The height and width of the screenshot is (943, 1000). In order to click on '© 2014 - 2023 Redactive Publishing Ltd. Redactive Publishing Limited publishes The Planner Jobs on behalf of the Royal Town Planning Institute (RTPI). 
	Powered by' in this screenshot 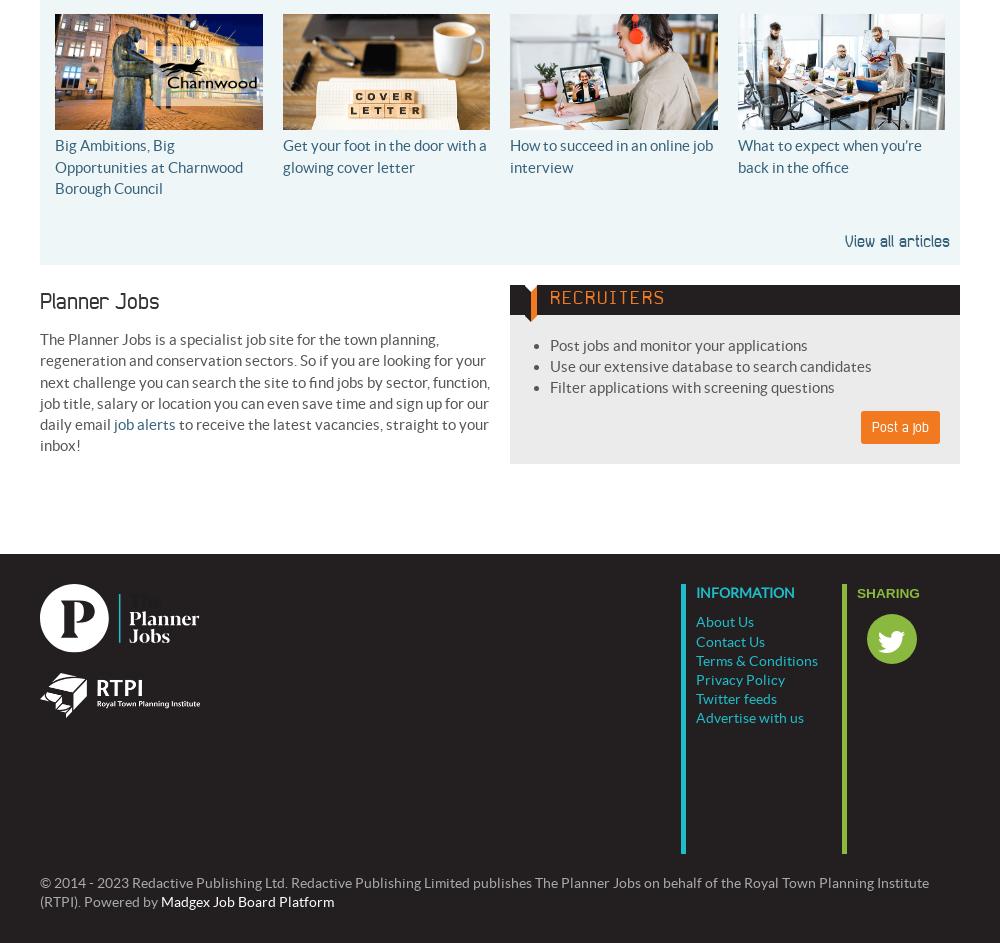, I will do `click(483, 891)`.